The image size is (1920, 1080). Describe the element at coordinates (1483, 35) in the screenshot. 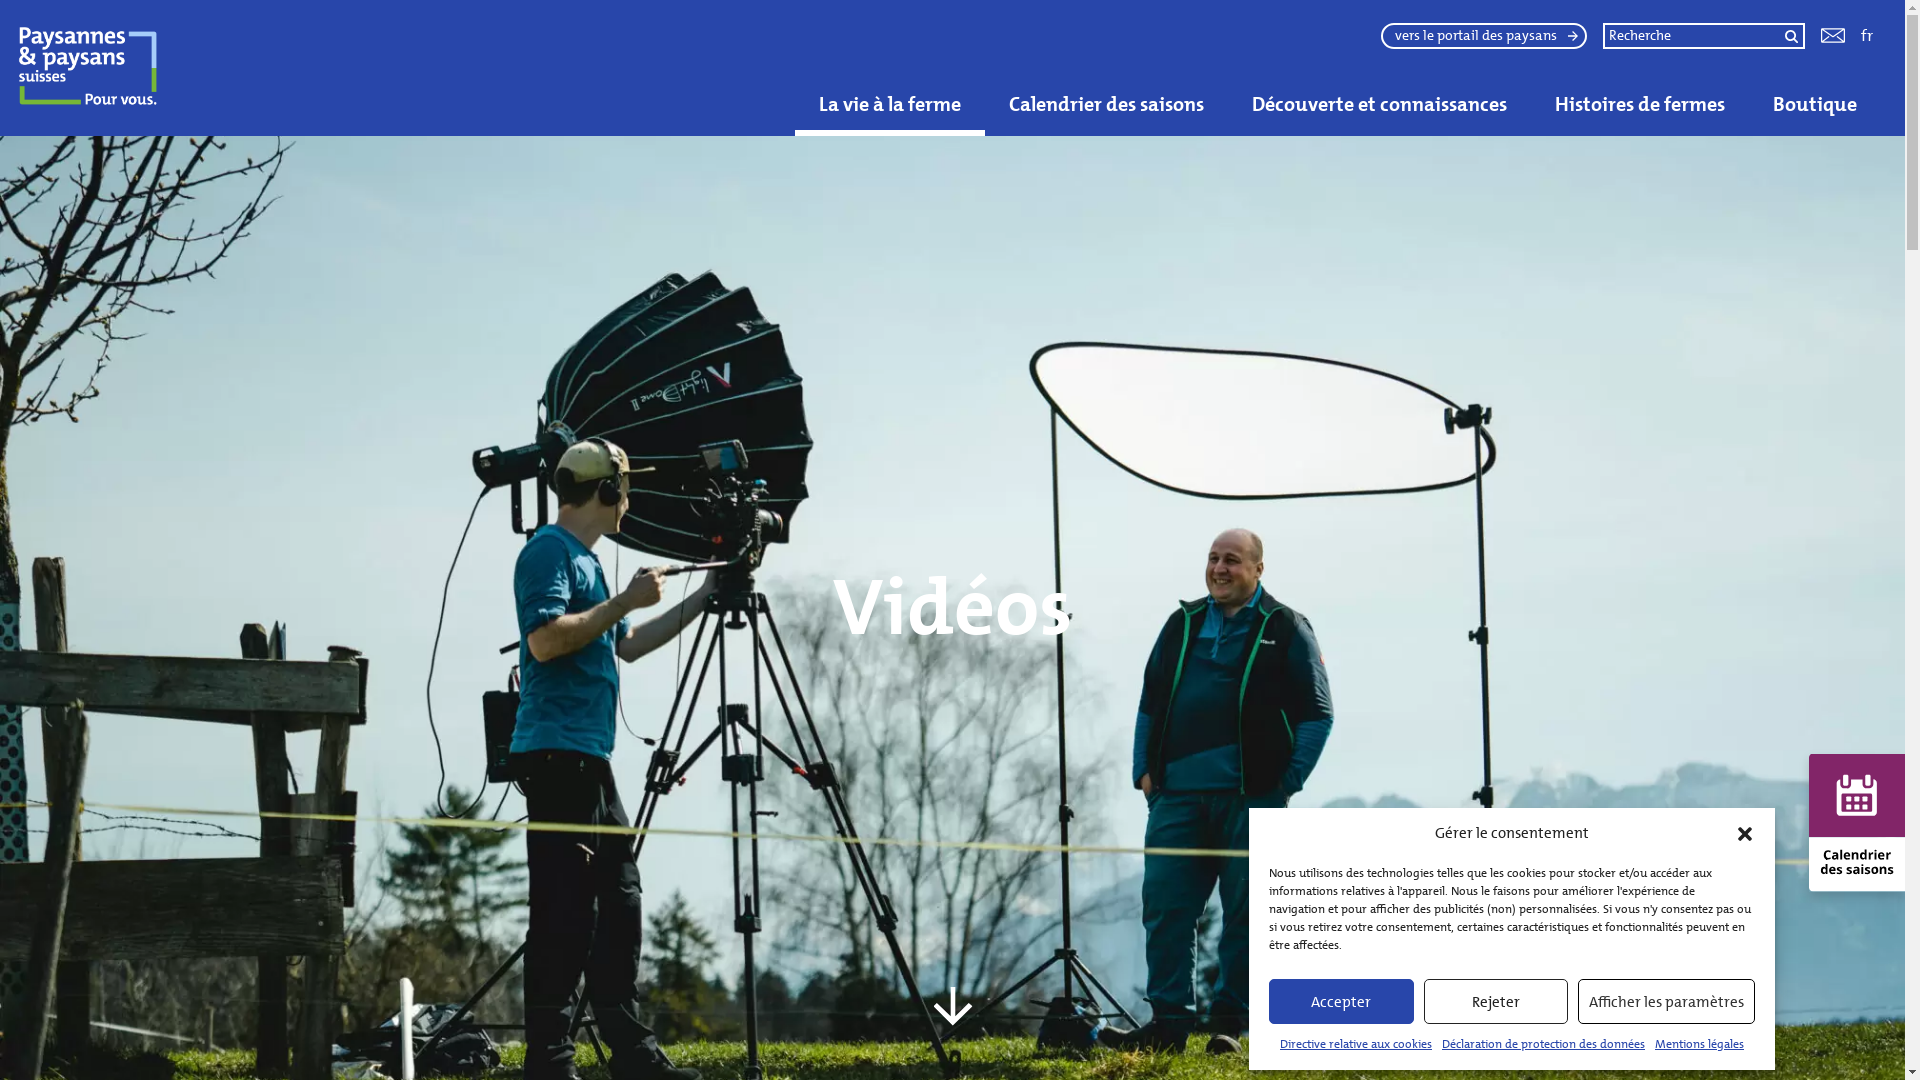

I see `'vers le portail des paysans'` at that location.